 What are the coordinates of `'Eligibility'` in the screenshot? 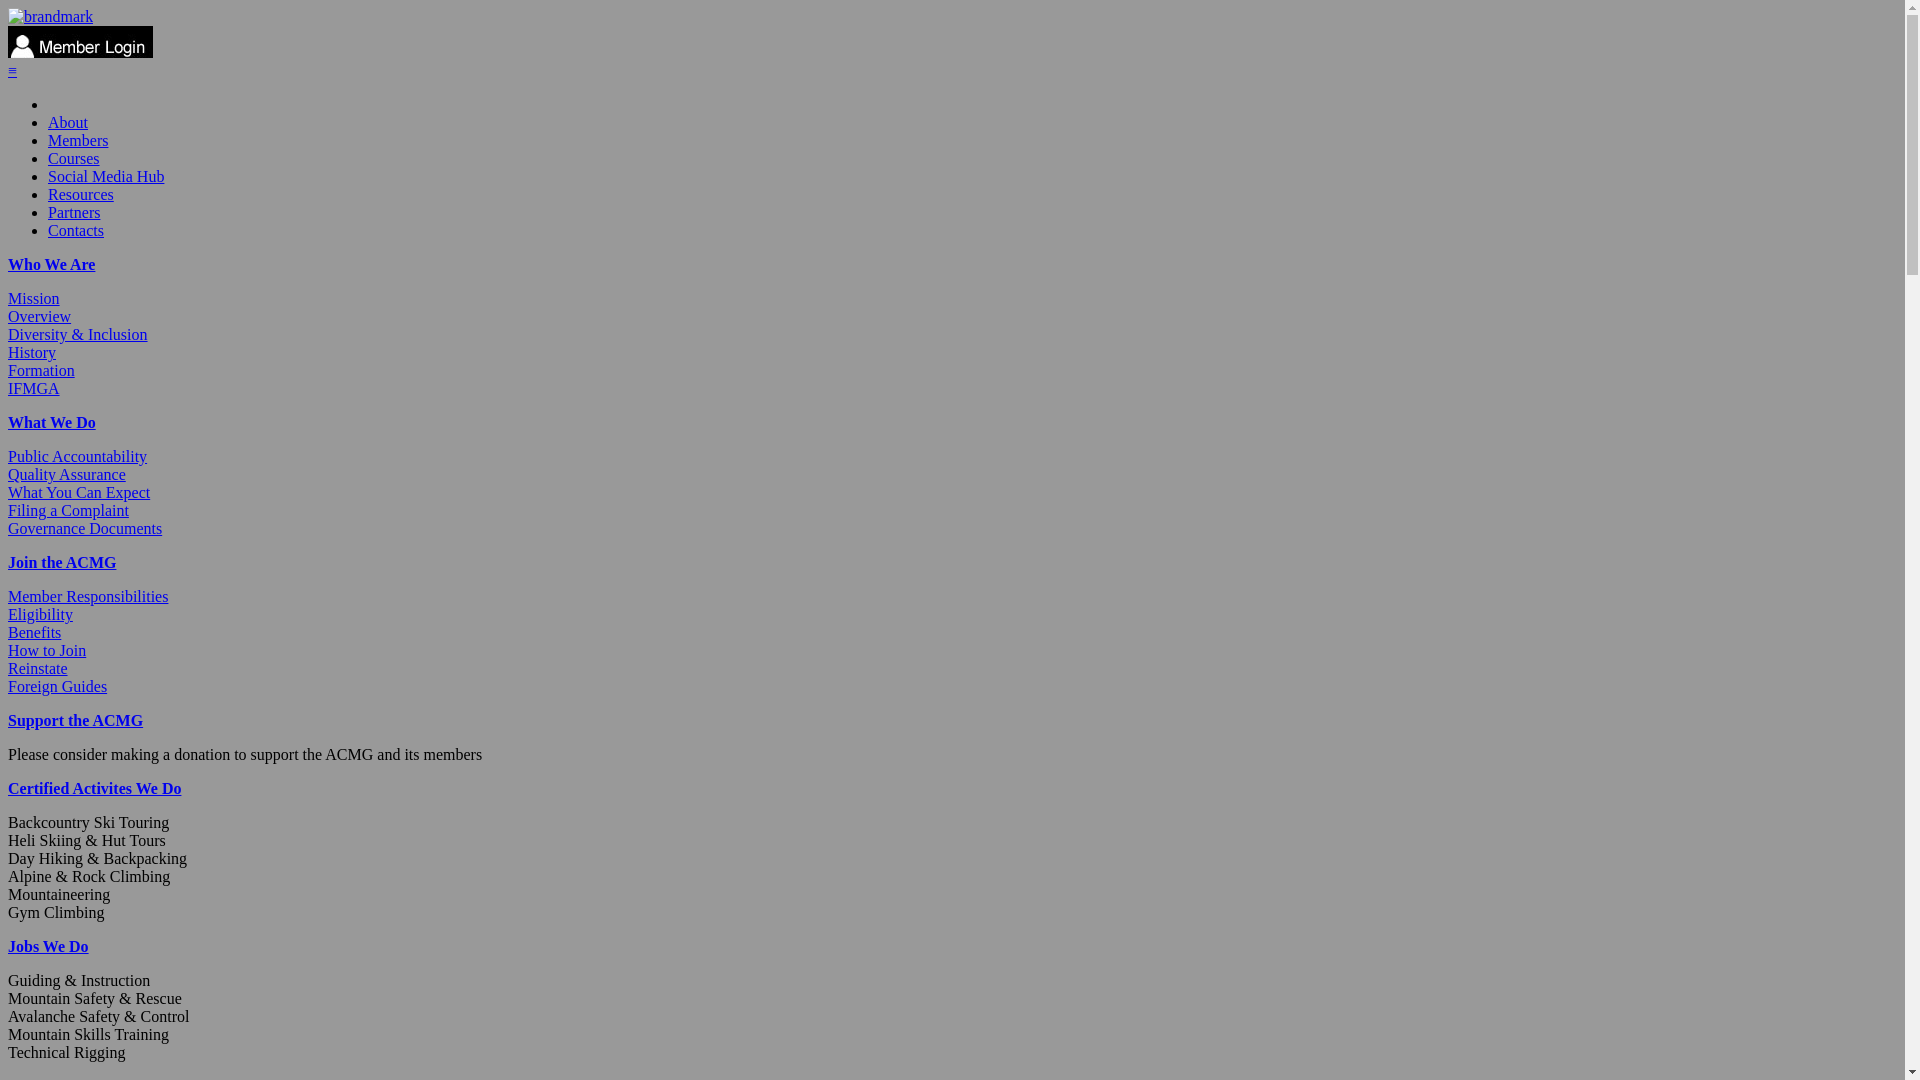 It's located at (40, 613).